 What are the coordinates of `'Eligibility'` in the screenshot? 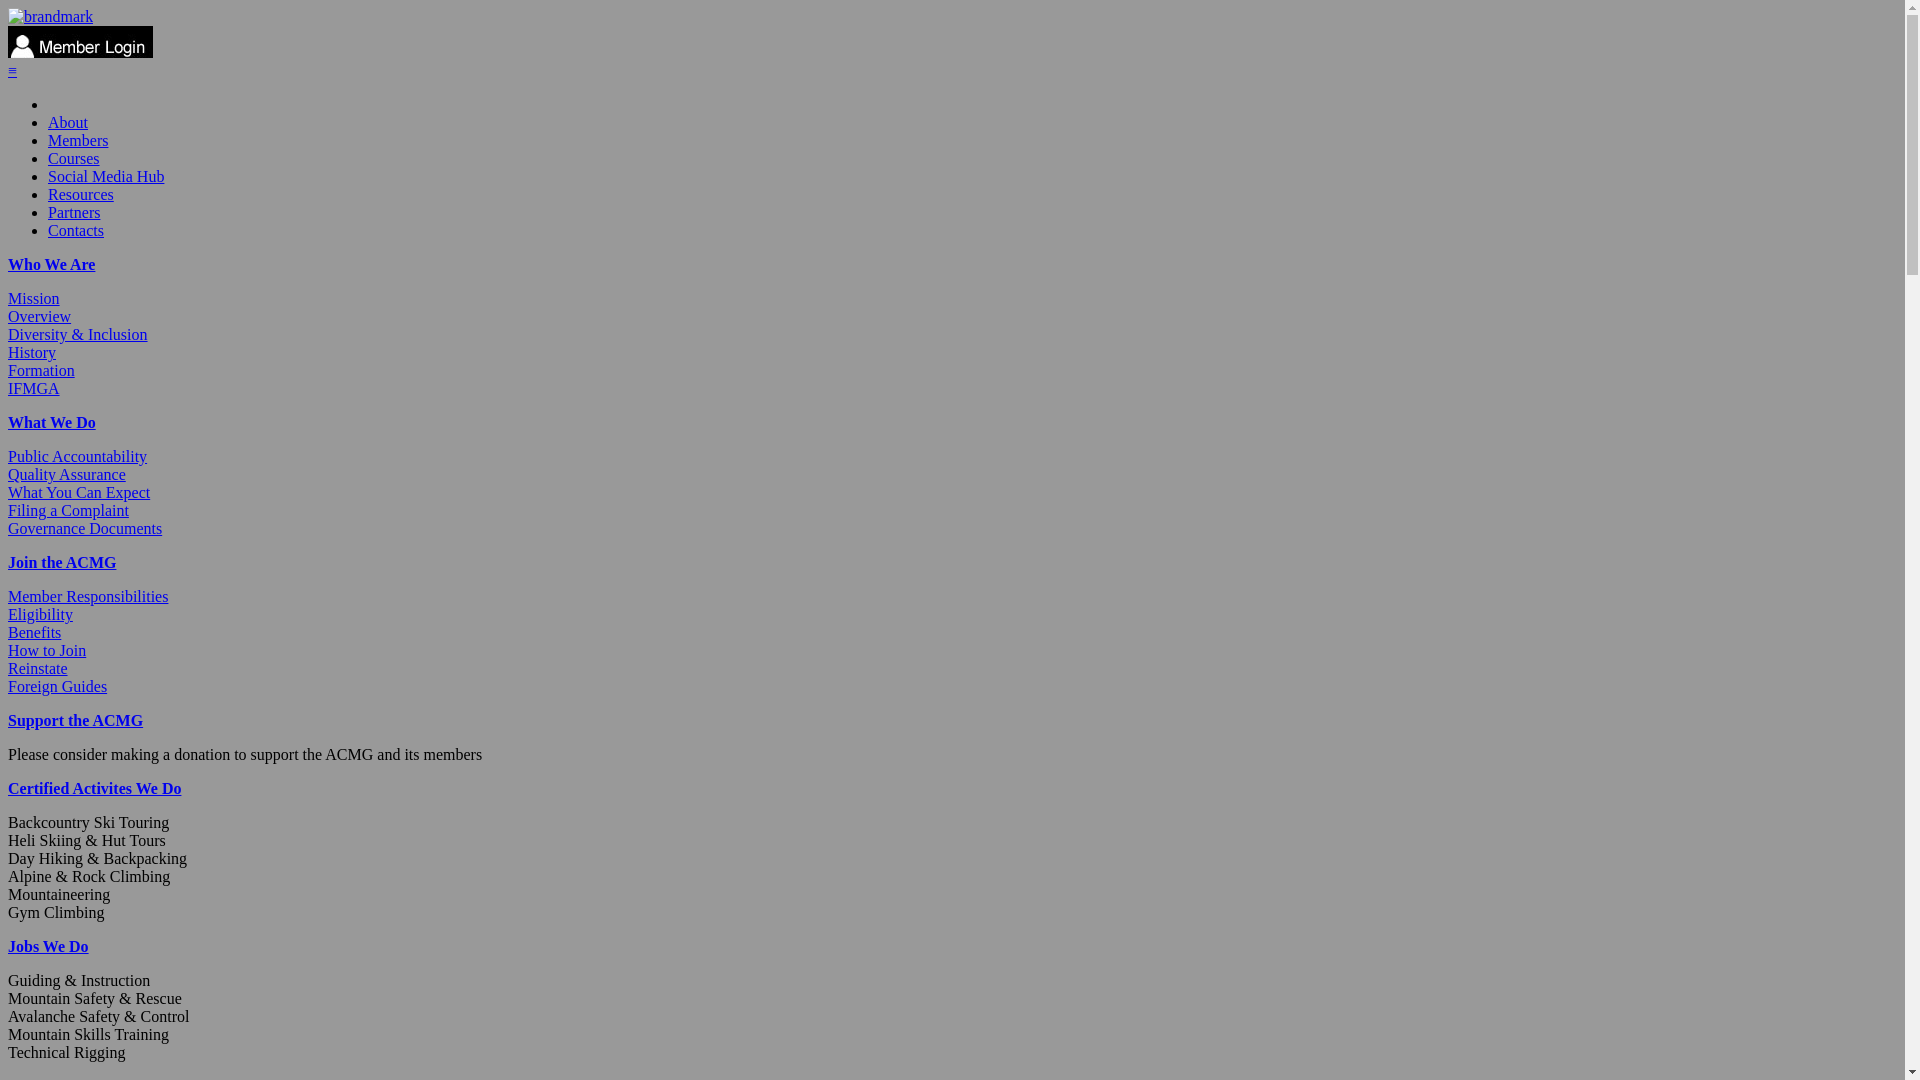 It's located at (40, 613).